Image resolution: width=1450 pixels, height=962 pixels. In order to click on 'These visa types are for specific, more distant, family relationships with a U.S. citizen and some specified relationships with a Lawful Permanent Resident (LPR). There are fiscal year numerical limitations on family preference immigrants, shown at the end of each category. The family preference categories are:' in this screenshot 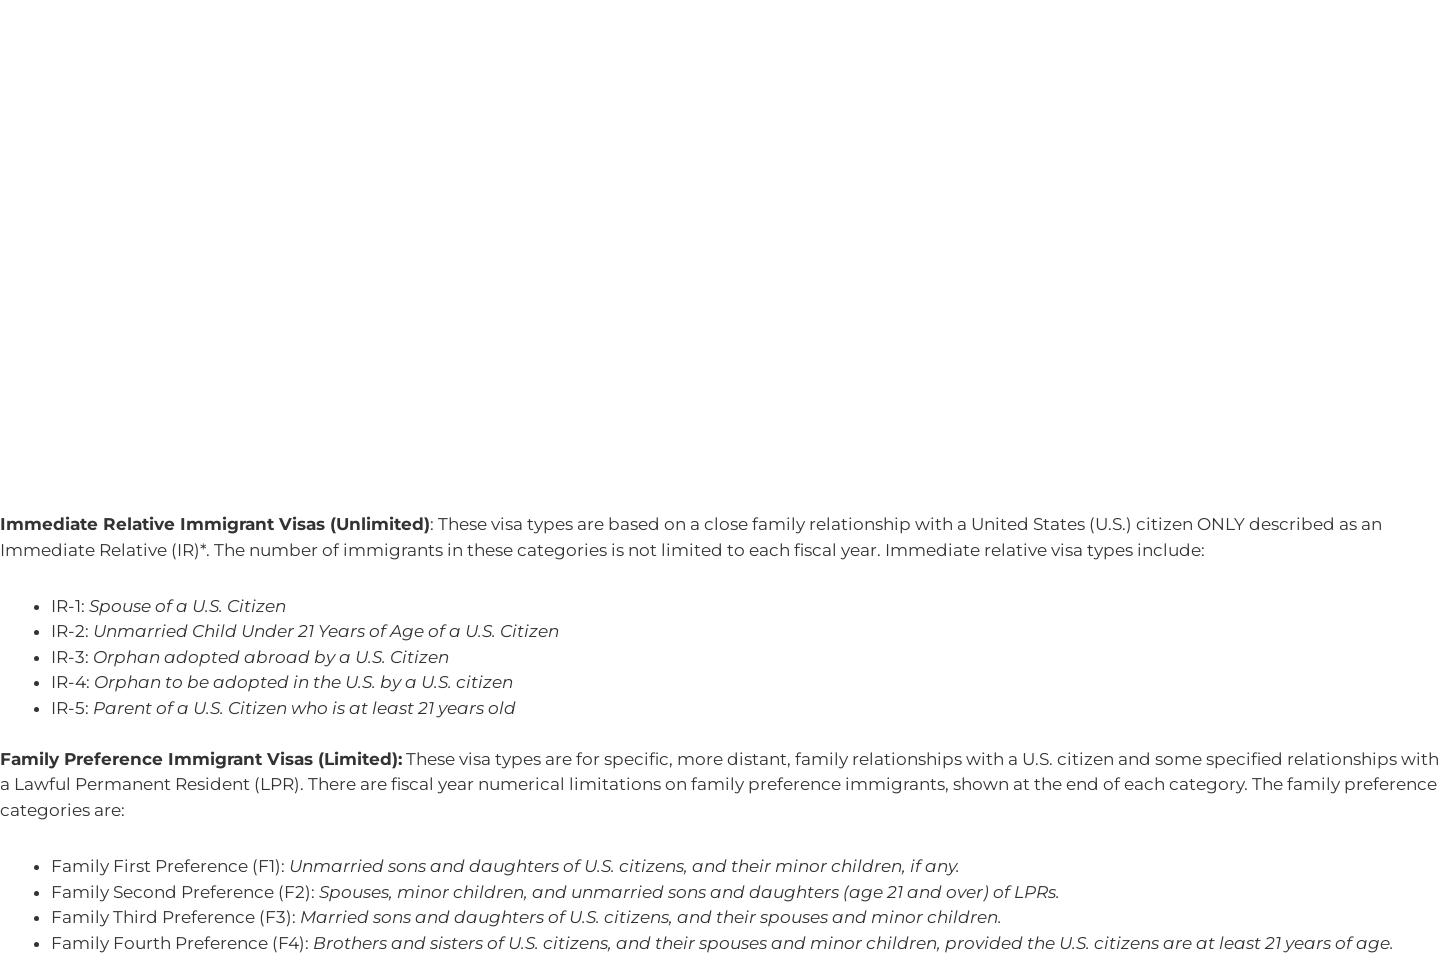, I will do `click(718, 782)`.